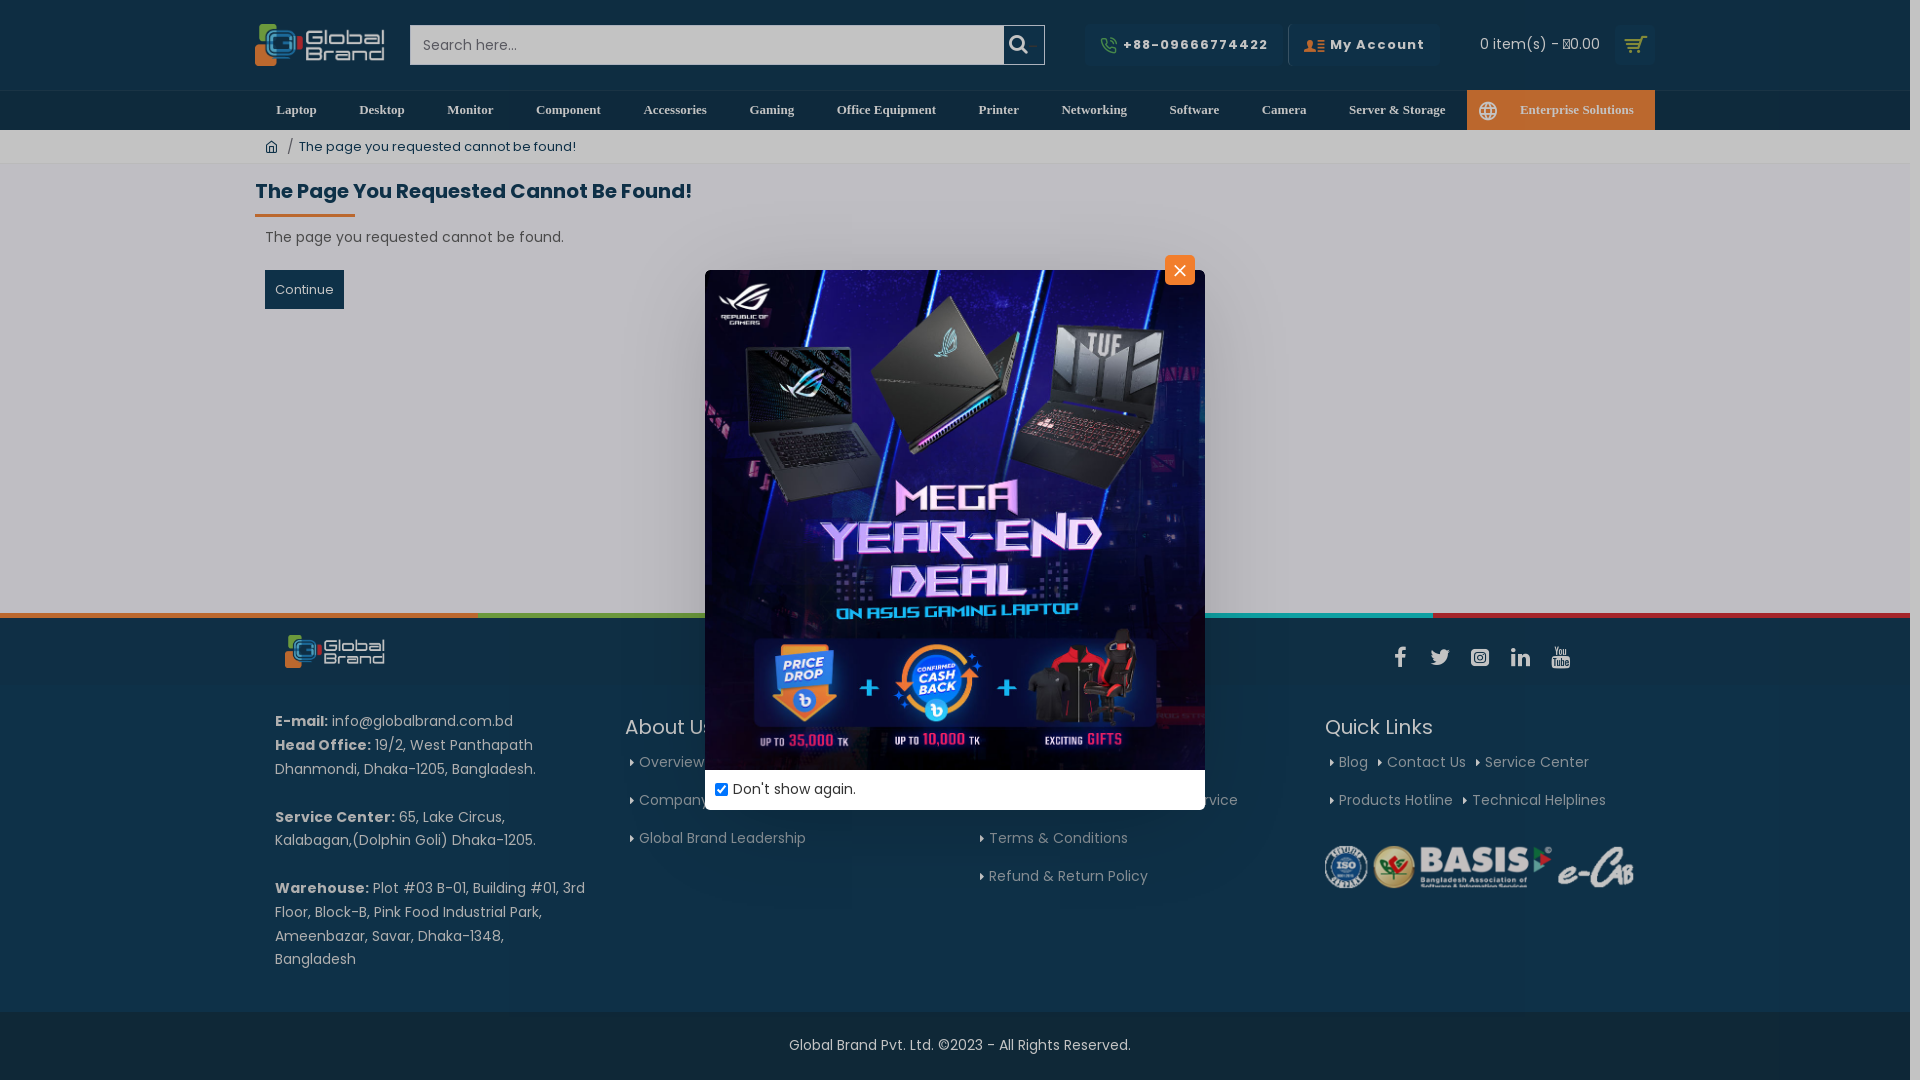 This screenshot has height=1080, width=1920. I want to click on 'Service Center', so click(1476, 763).